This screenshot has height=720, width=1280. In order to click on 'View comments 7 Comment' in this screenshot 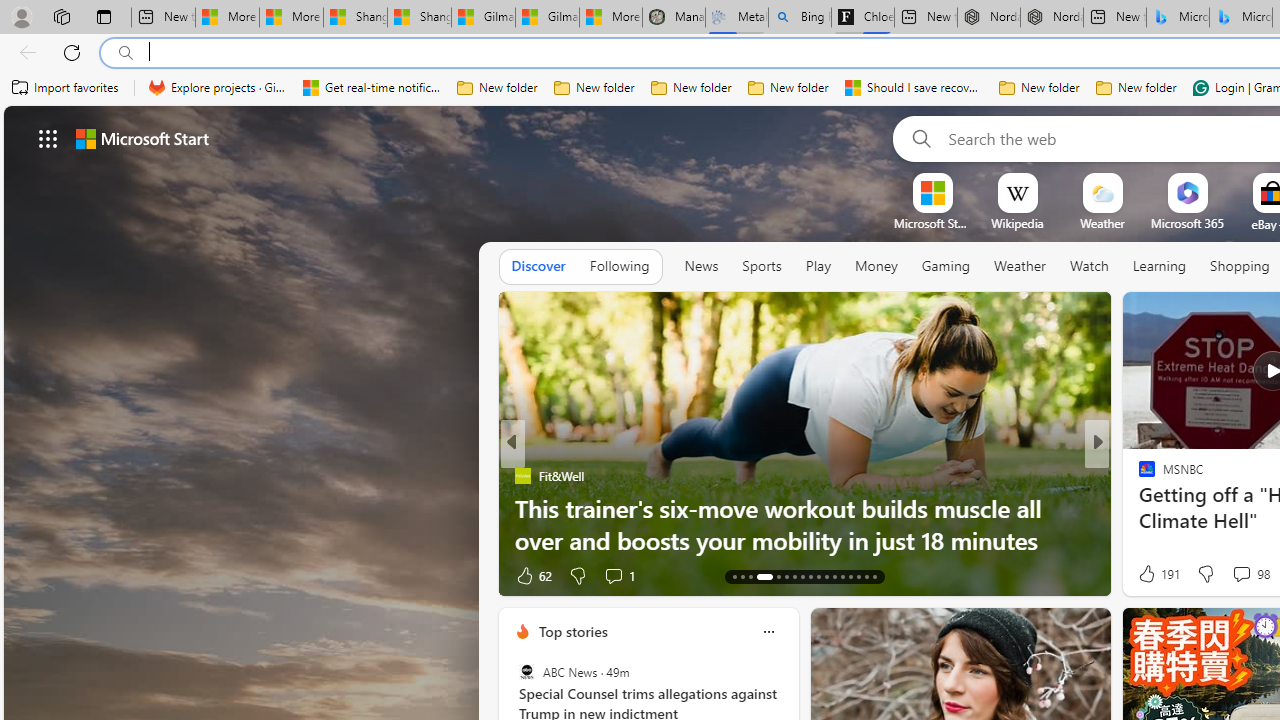, I will do `click(1234, 575)`.